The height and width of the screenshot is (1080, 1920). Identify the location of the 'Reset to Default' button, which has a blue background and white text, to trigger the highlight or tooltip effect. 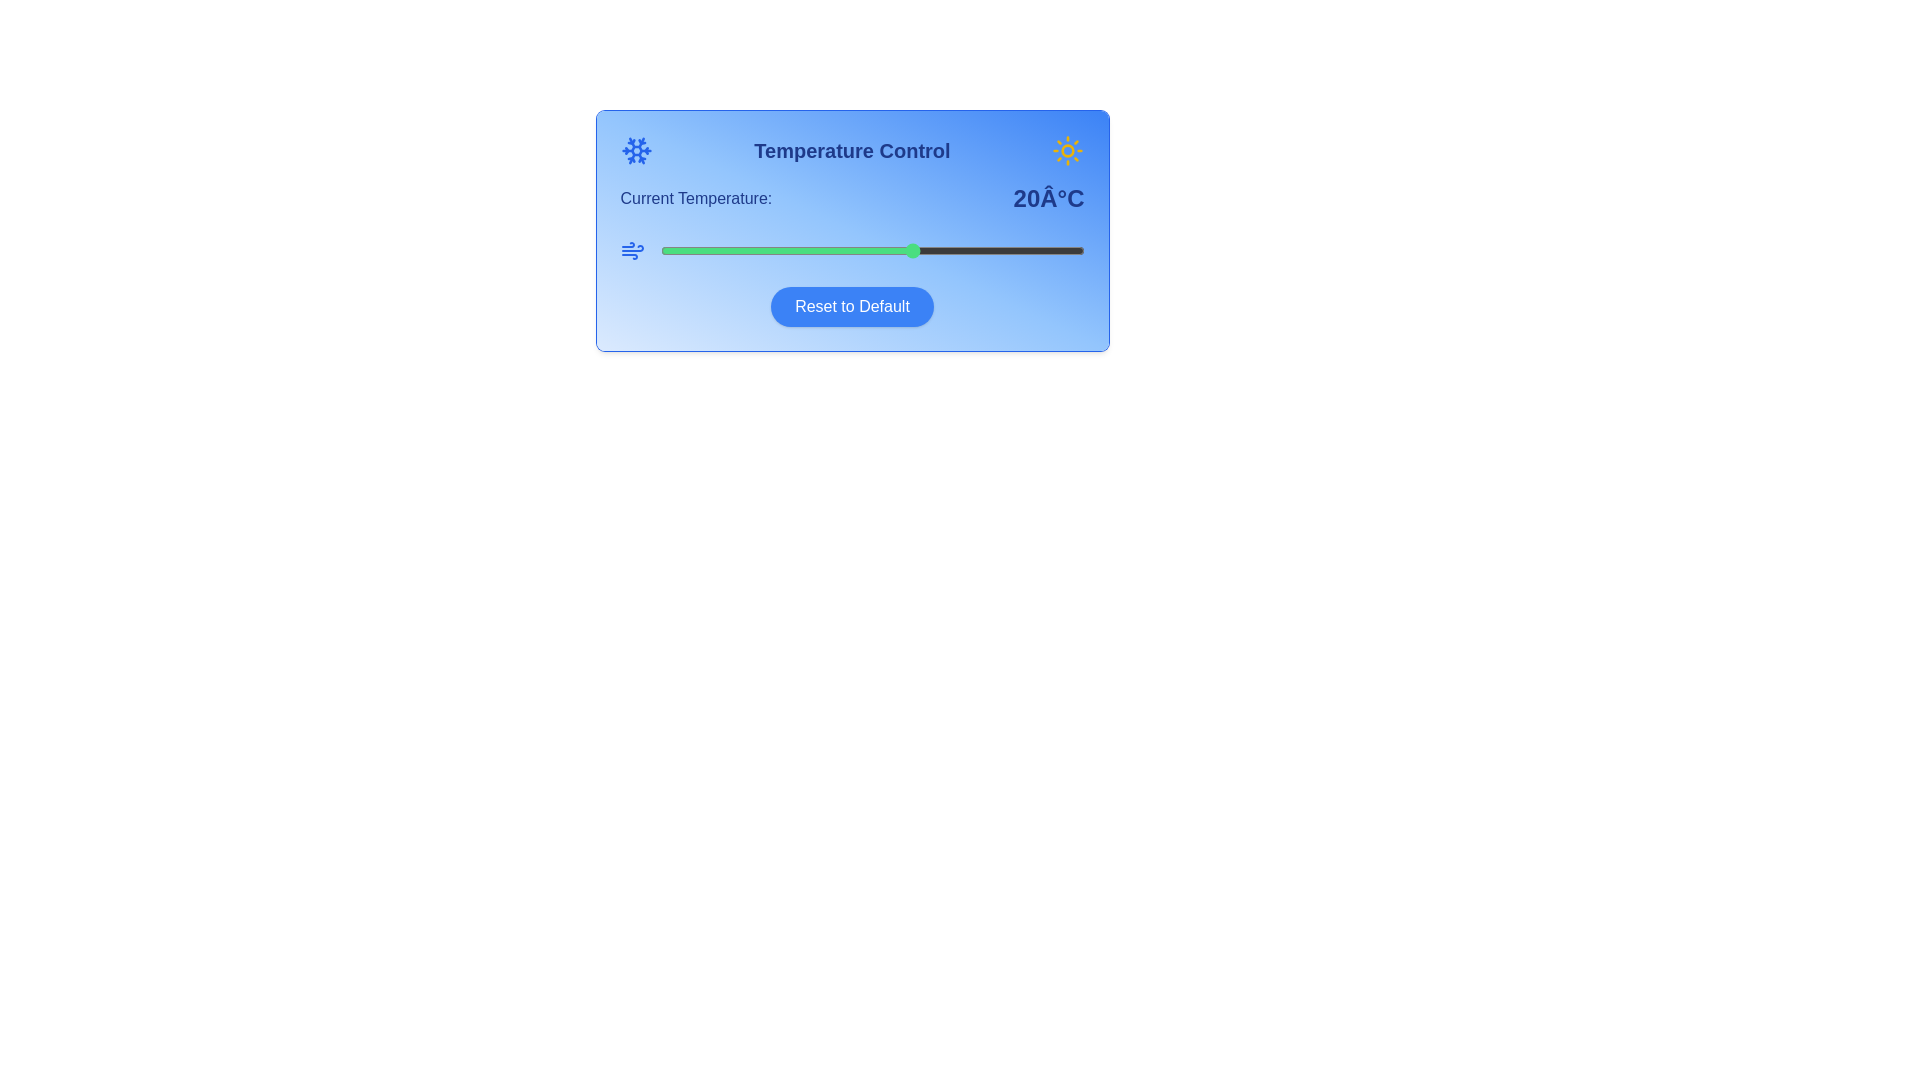
(852, 307).